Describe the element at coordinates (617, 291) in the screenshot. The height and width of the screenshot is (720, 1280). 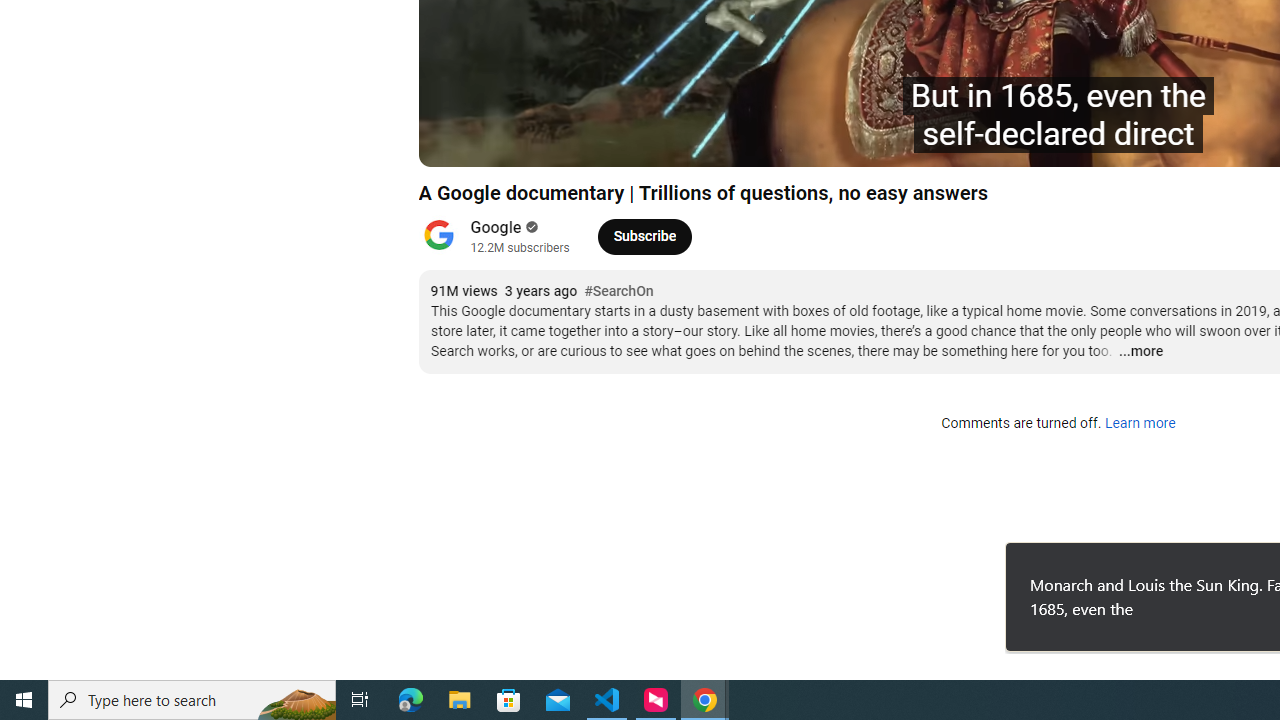
I see `'#SearchOn'` at that location.